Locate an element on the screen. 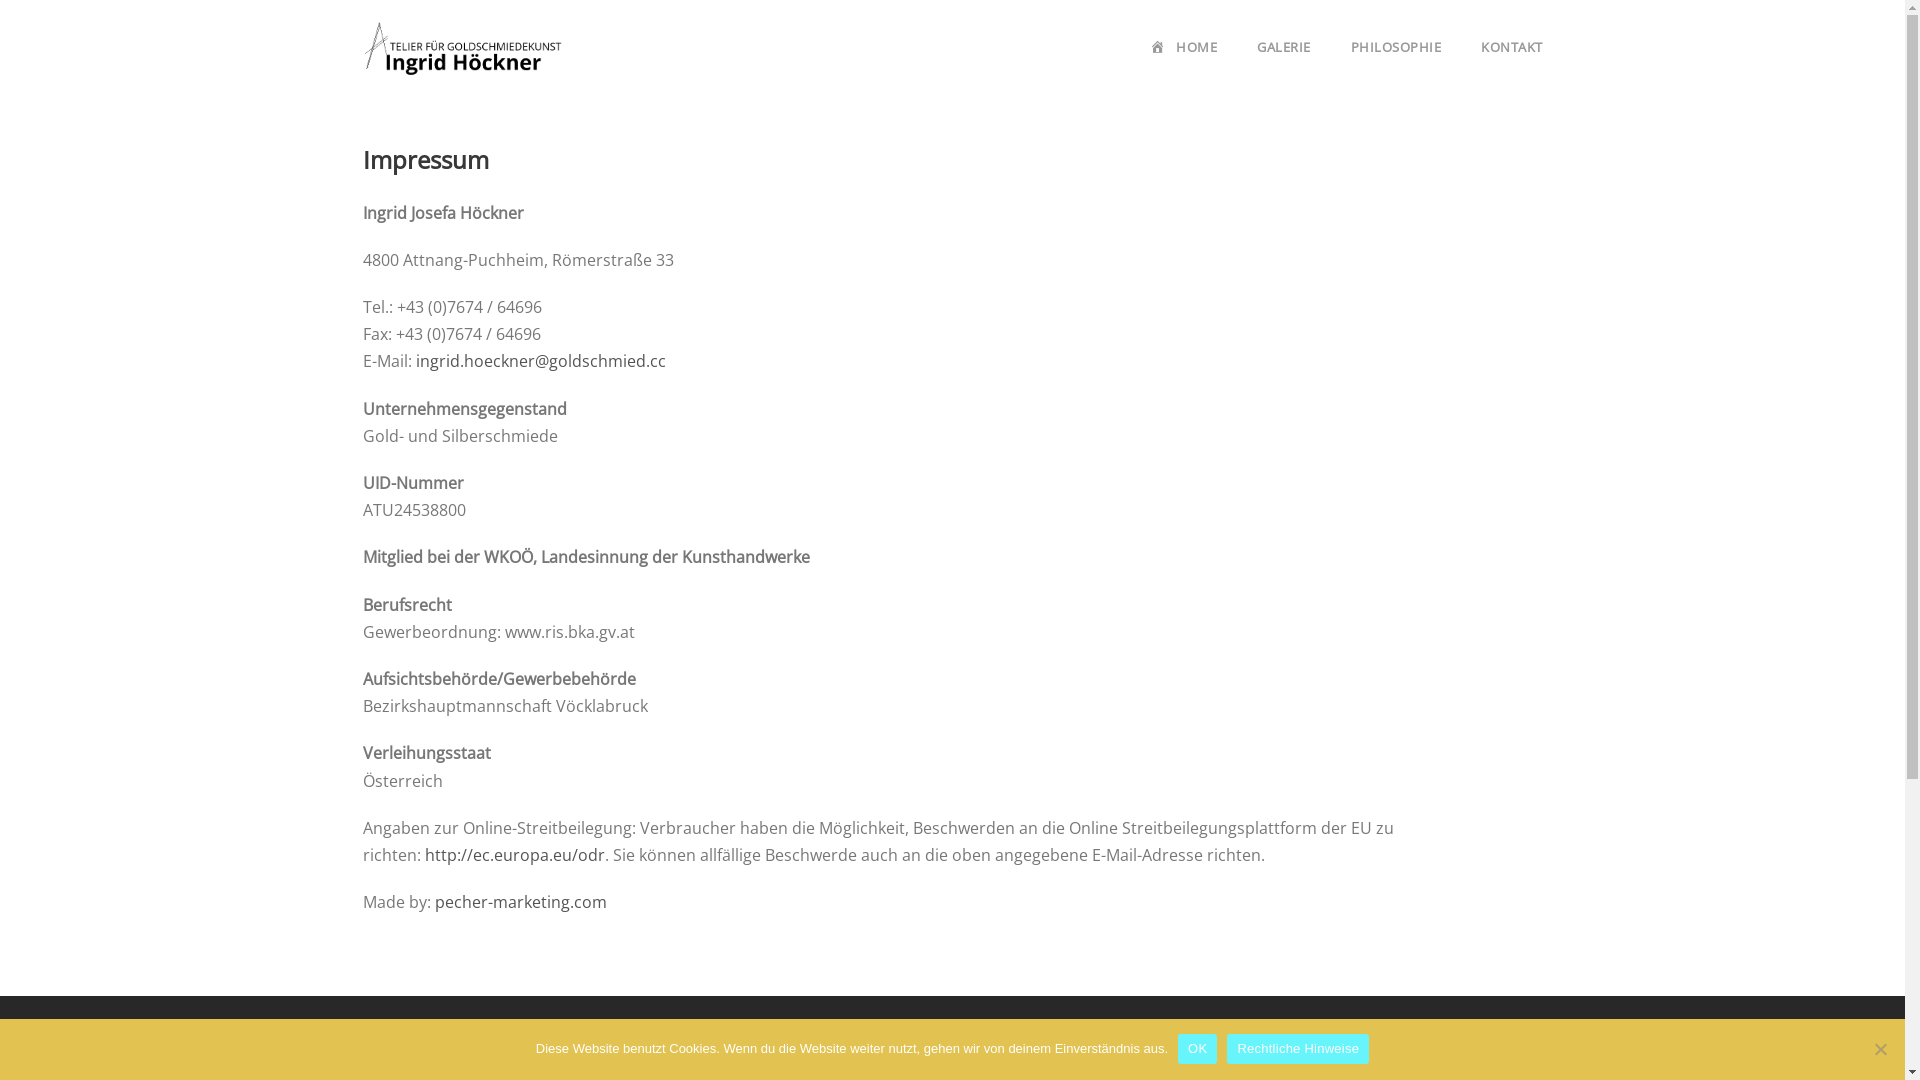  'pecher-marketing.com' is located at coordinates (519, 902).